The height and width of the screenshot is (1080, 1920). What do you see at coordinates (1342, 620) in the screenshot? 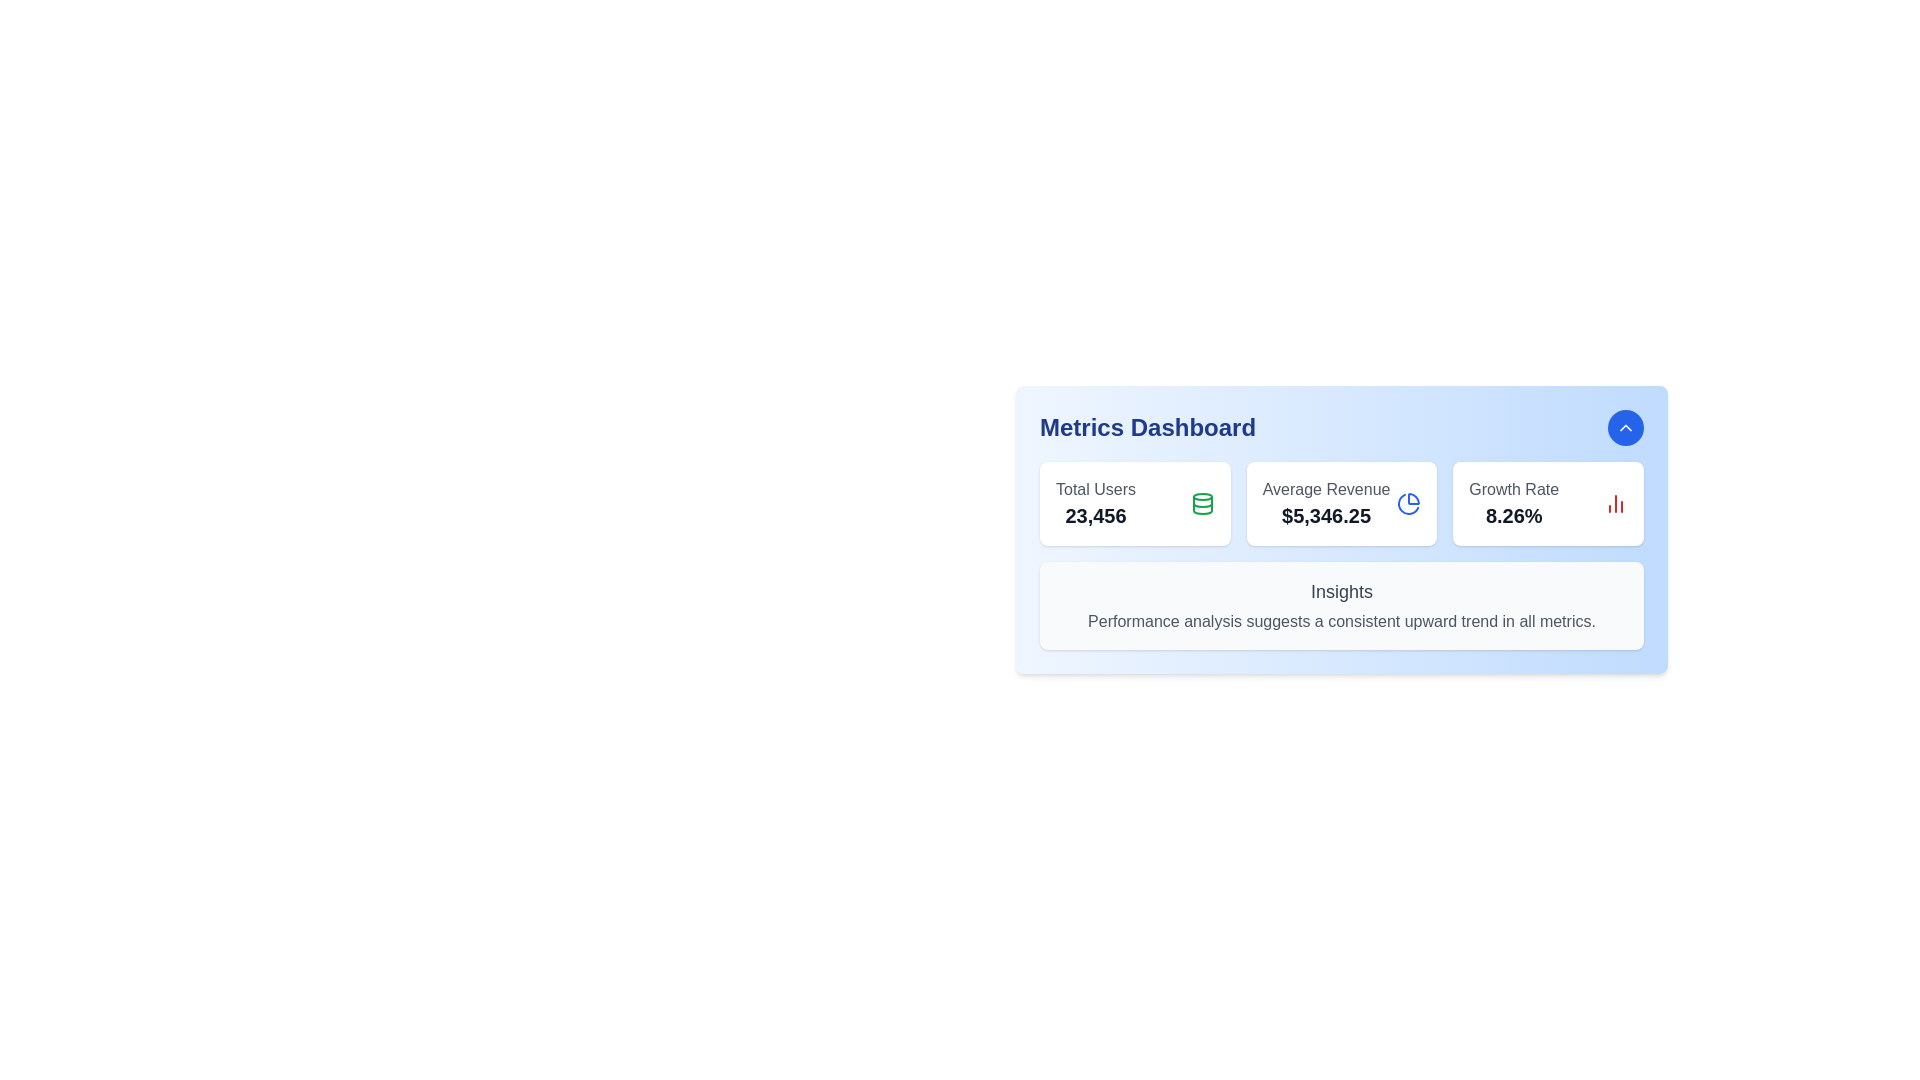
I see `the text label displaying 'Performance analysis suggests a consistent upward trend in all metrics.' which is located underneath the 'Insights' heading in the 'Metrics Dashboard' card` at bounding box center [1342, 620].